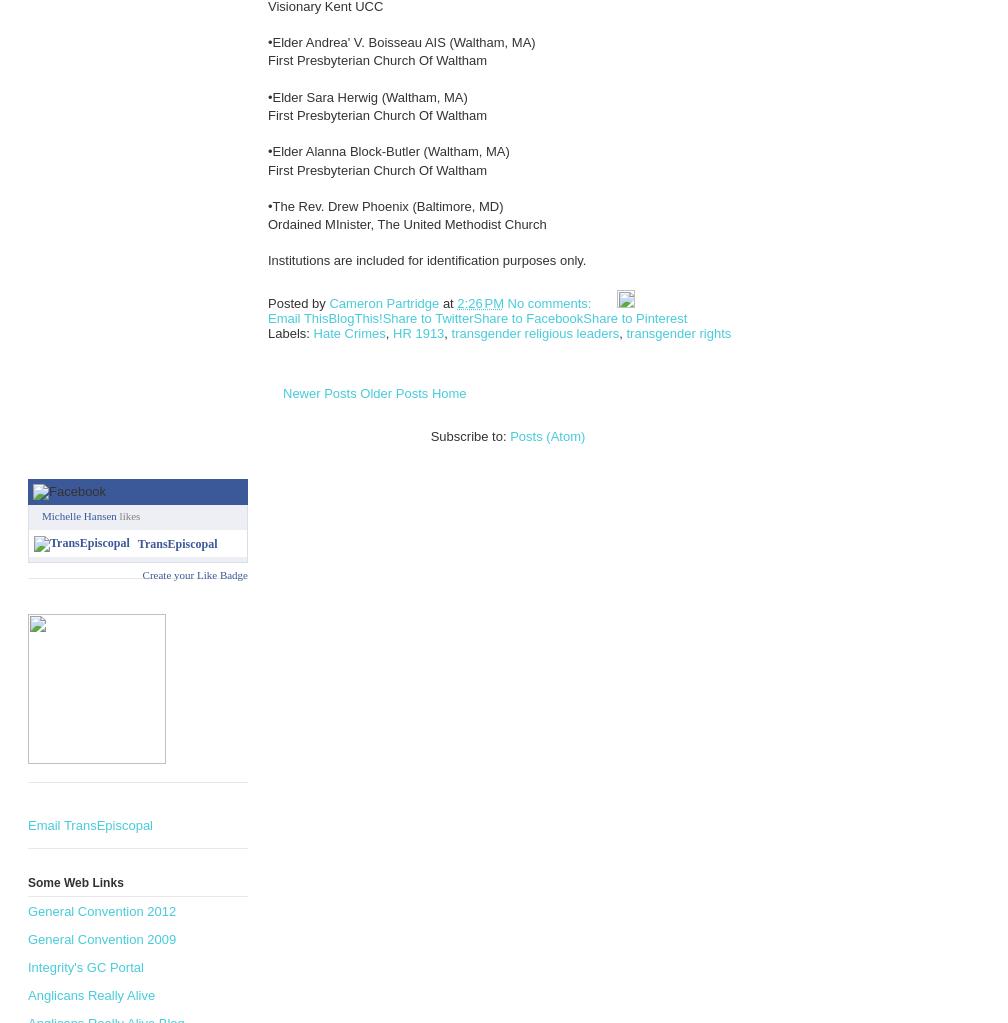  What do you see at coordinates (427, 318) in the screenshot?
I see `'Share to Twitter'` at bounding box center [427, 318].